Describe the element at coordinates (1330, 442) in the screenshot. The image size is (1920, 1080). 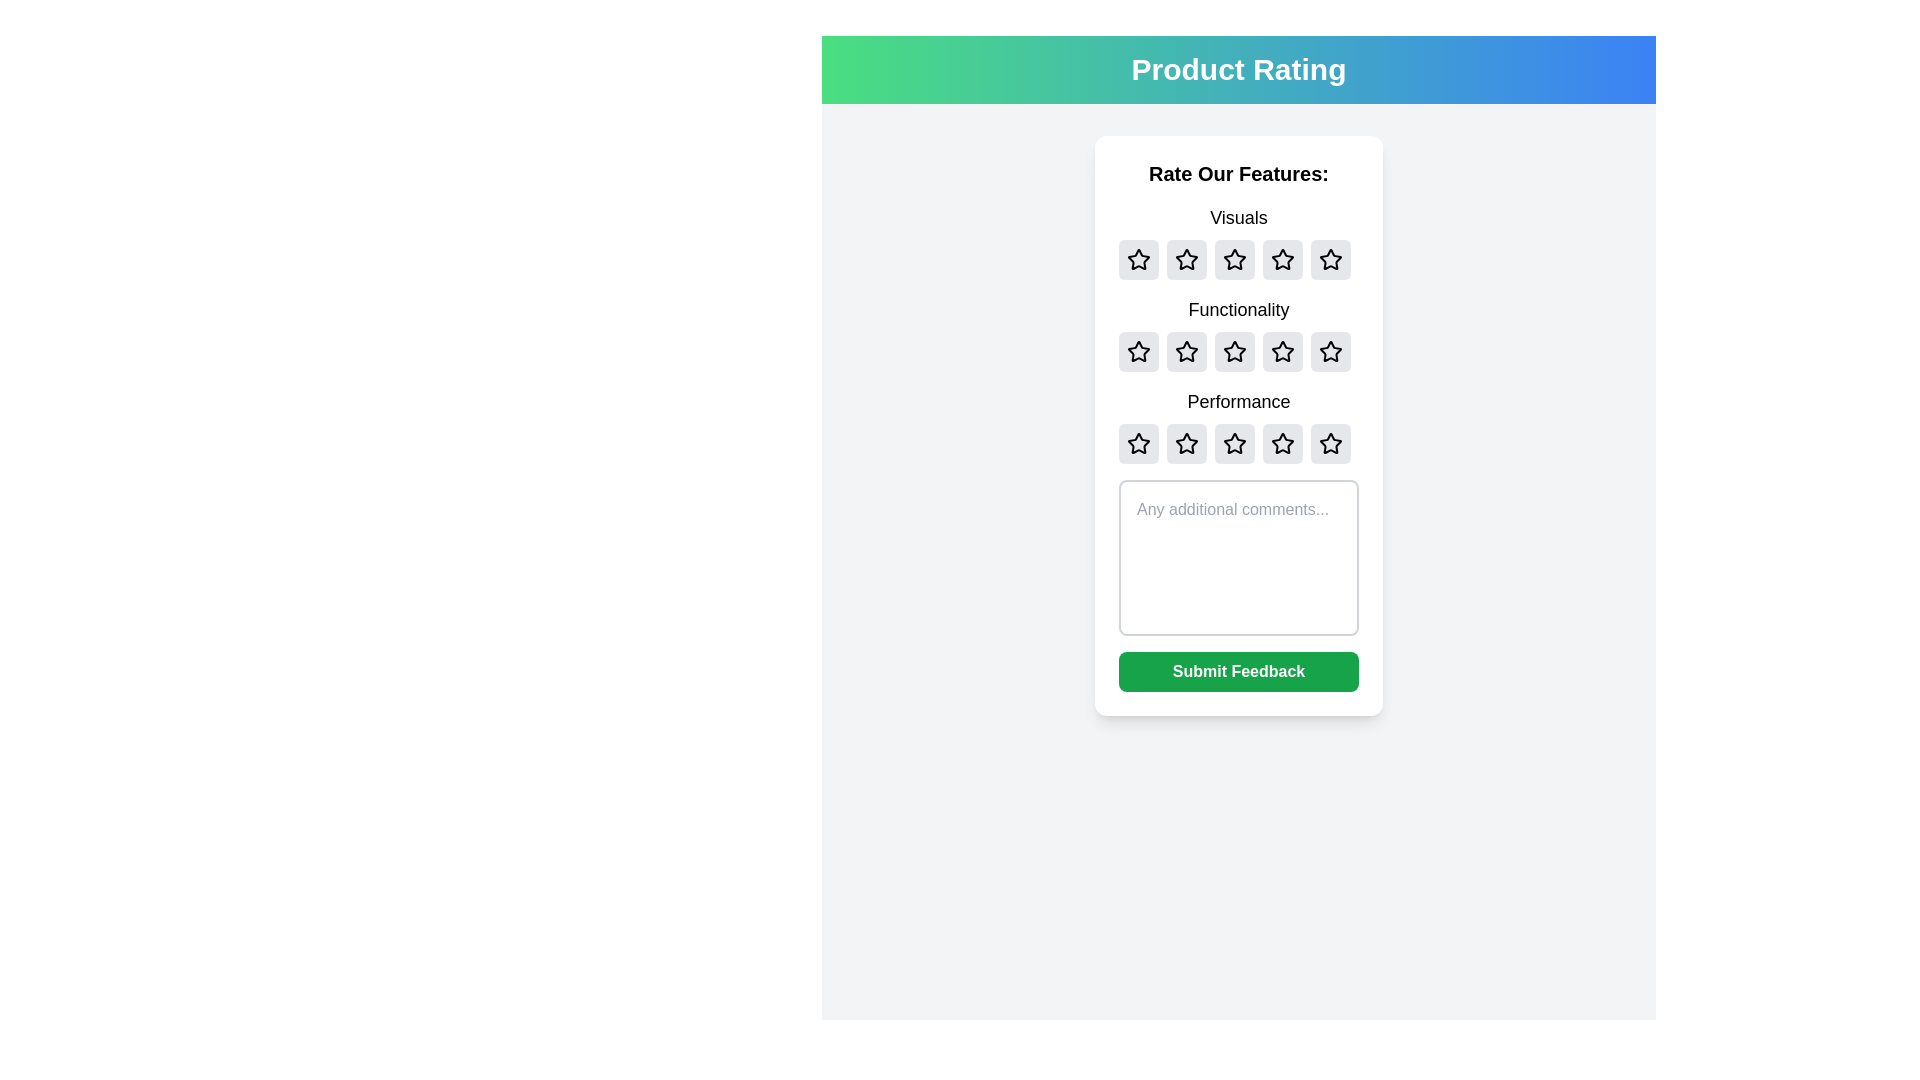
I see `the star icon button to assign a rating of '5' in the 'Performance' category, which is the fifth element in the row of rating stars` at that location.